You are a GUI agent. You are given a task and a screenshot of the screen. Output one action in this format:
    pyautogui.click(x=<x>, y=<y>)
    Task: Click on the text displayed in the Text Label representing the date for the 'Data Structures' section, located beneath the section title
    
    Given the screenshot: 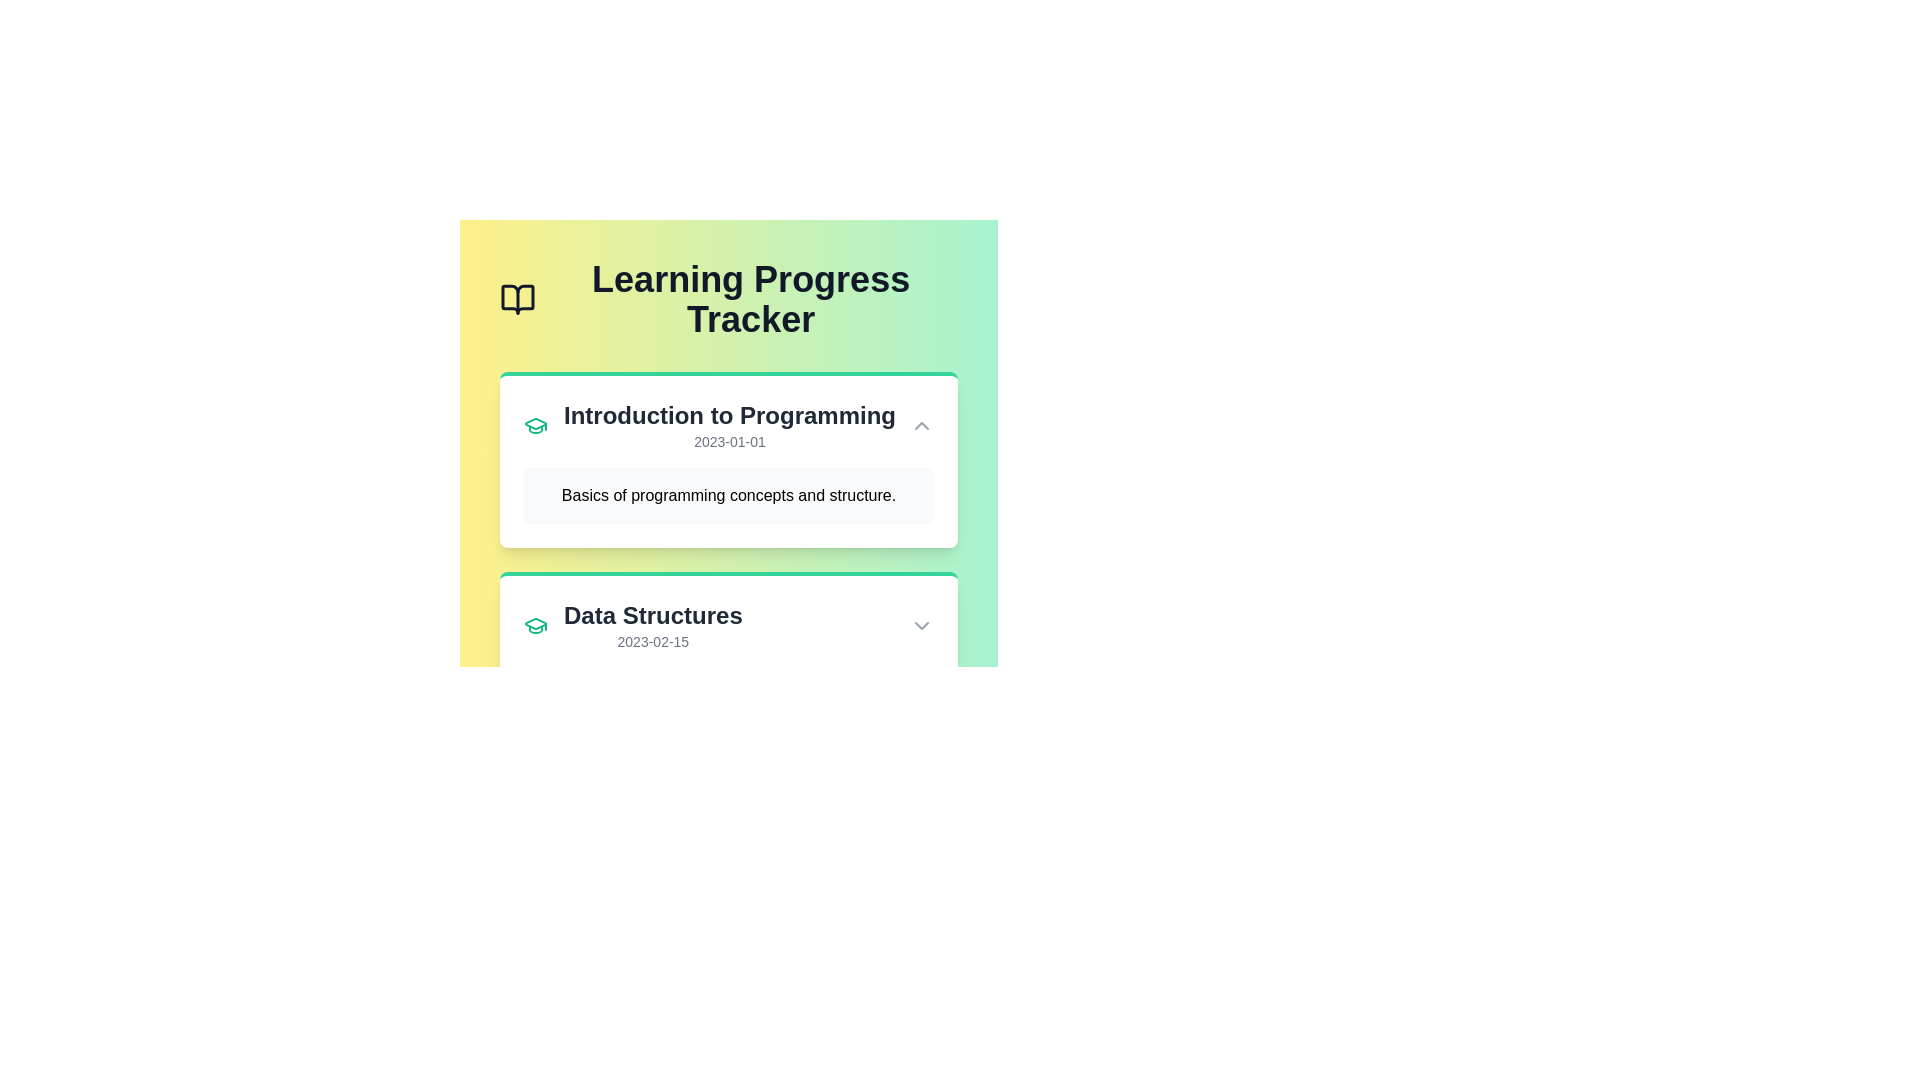 What is the action you would take?
    pyautogui.click(x=653, y=641)
    